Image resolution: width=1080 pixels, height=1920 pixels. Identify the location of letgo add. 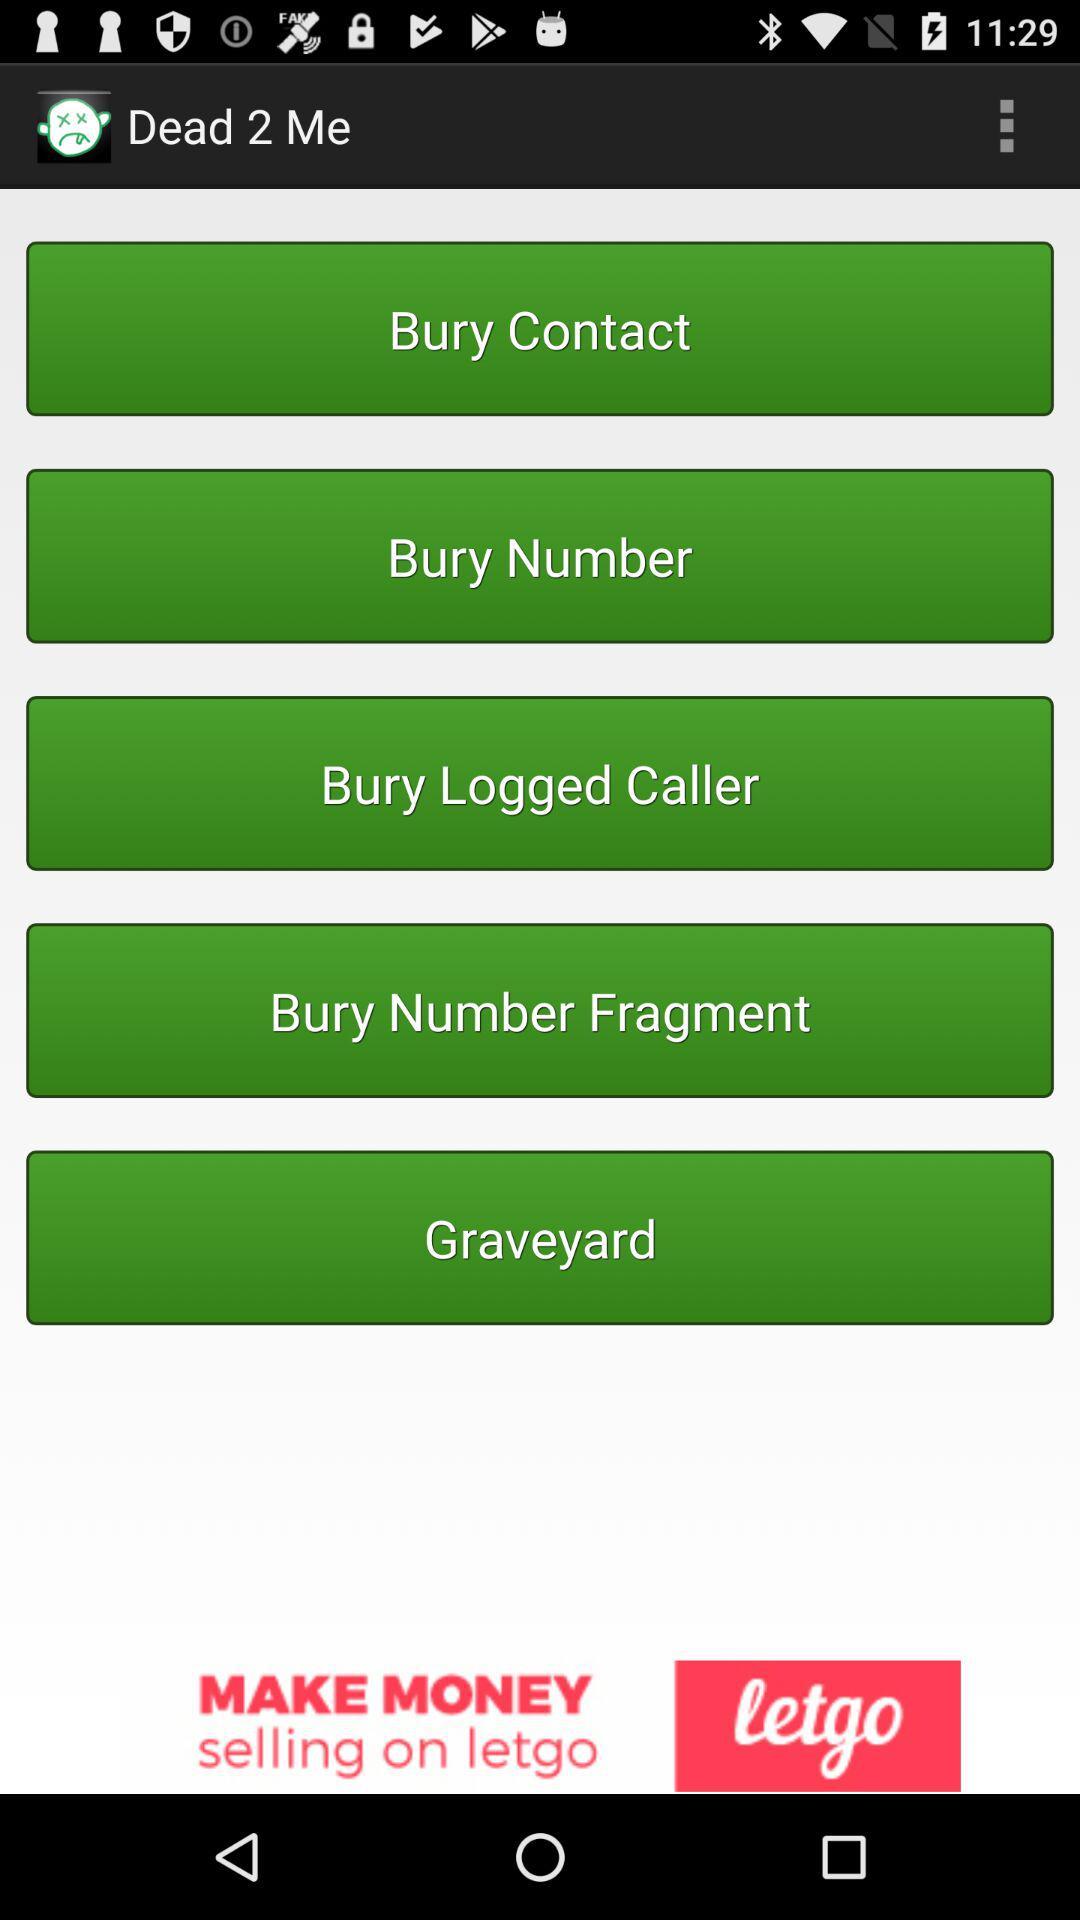
(540, 1726).